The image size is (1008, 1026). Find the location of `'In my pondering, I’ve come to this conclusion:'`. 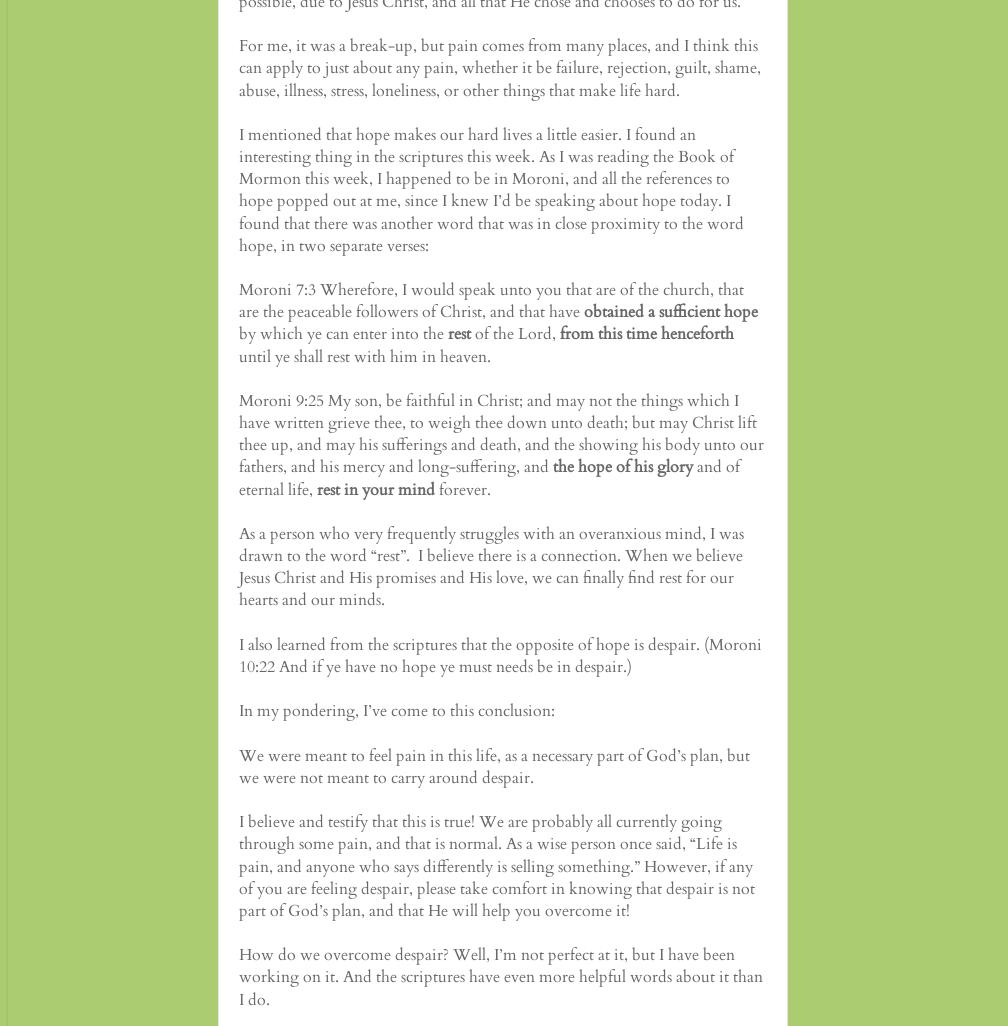

'In my pondering, I’ve come to this conclusion:' is located at coordinates (396, 710).